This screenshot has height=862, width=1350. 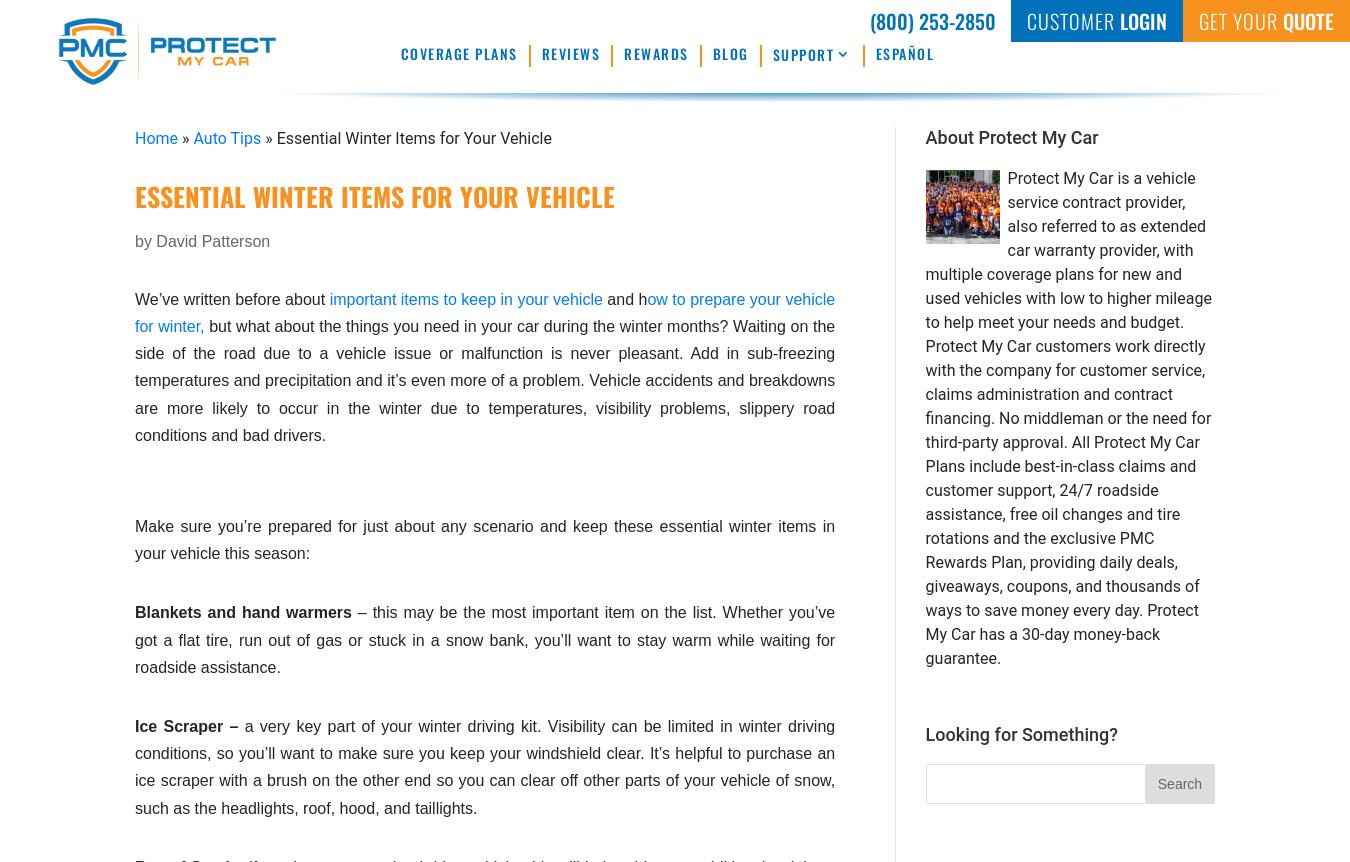 I want to click on 'important items to keep in your vehicle', so click(x=464, y=298).